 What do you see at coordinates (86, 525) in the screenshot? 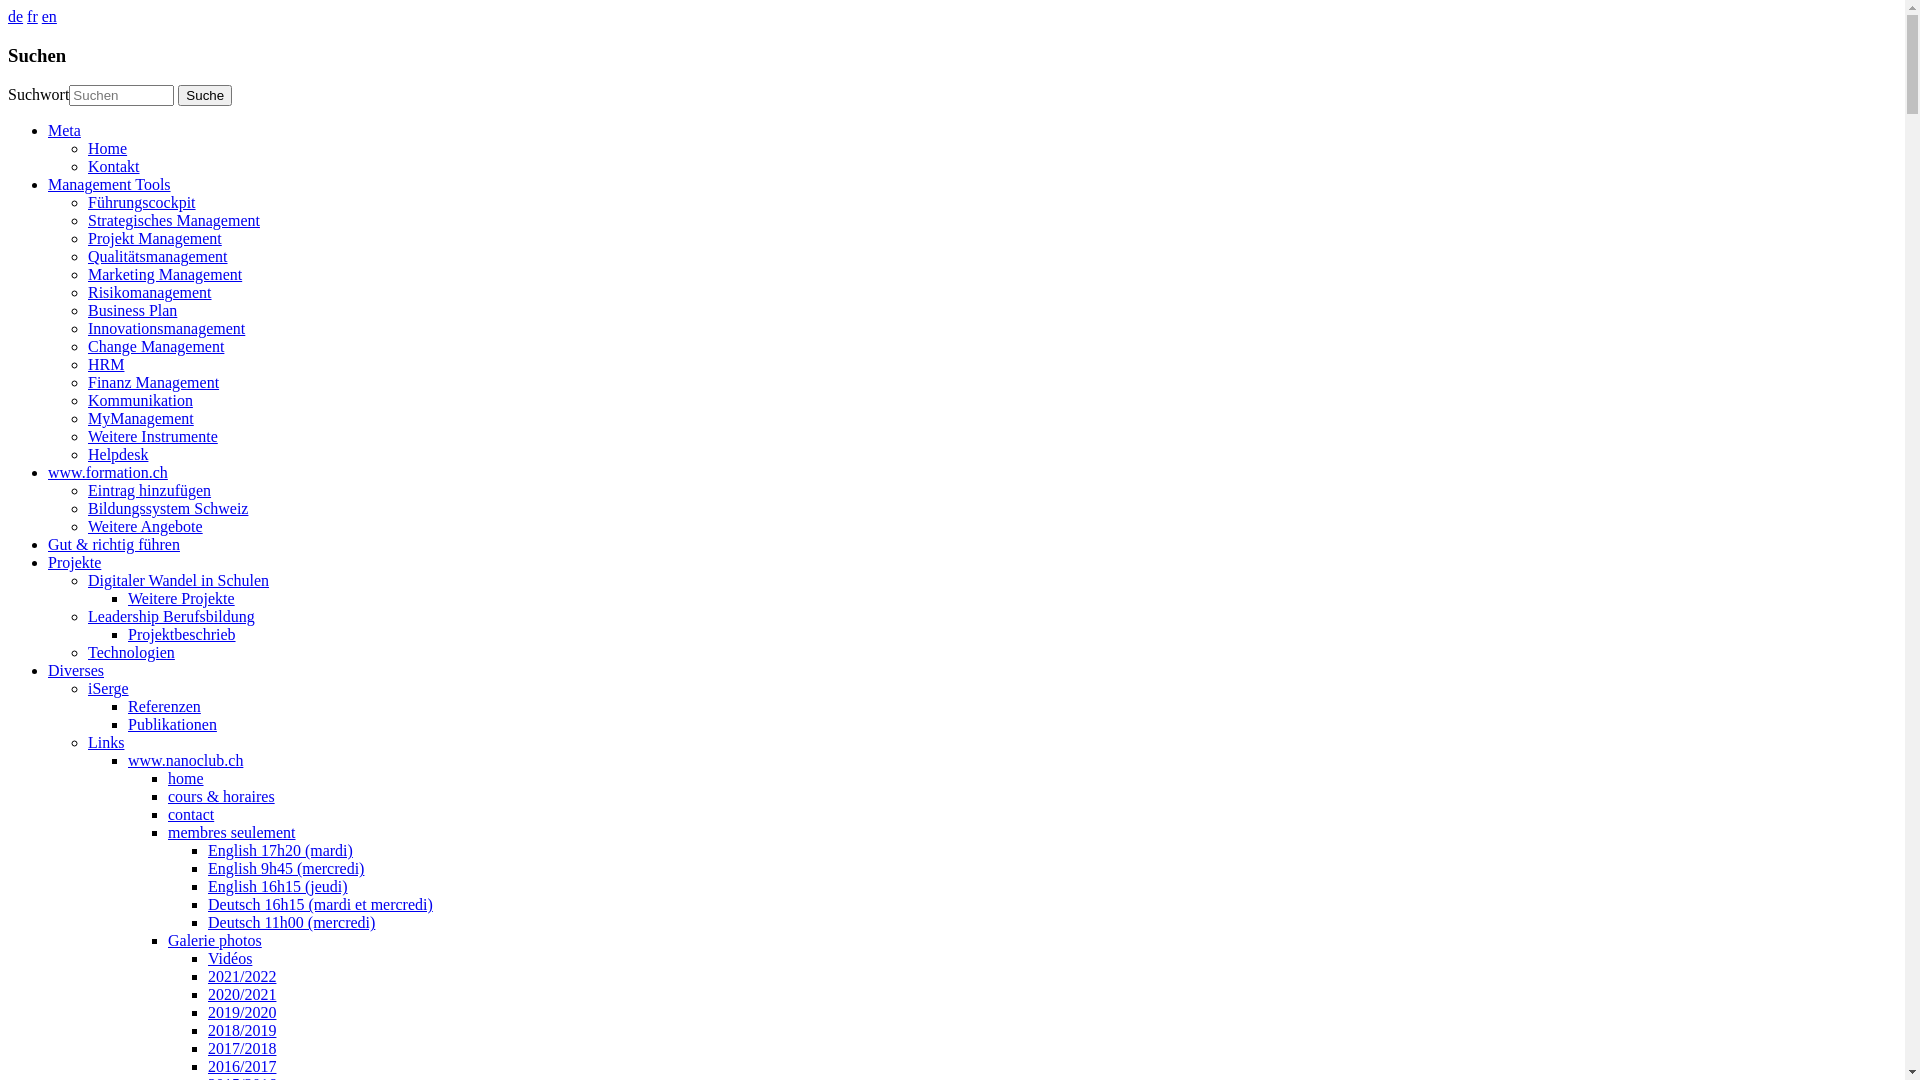
I see `'Weitere Angebote'` at bounding box center [86, 525].